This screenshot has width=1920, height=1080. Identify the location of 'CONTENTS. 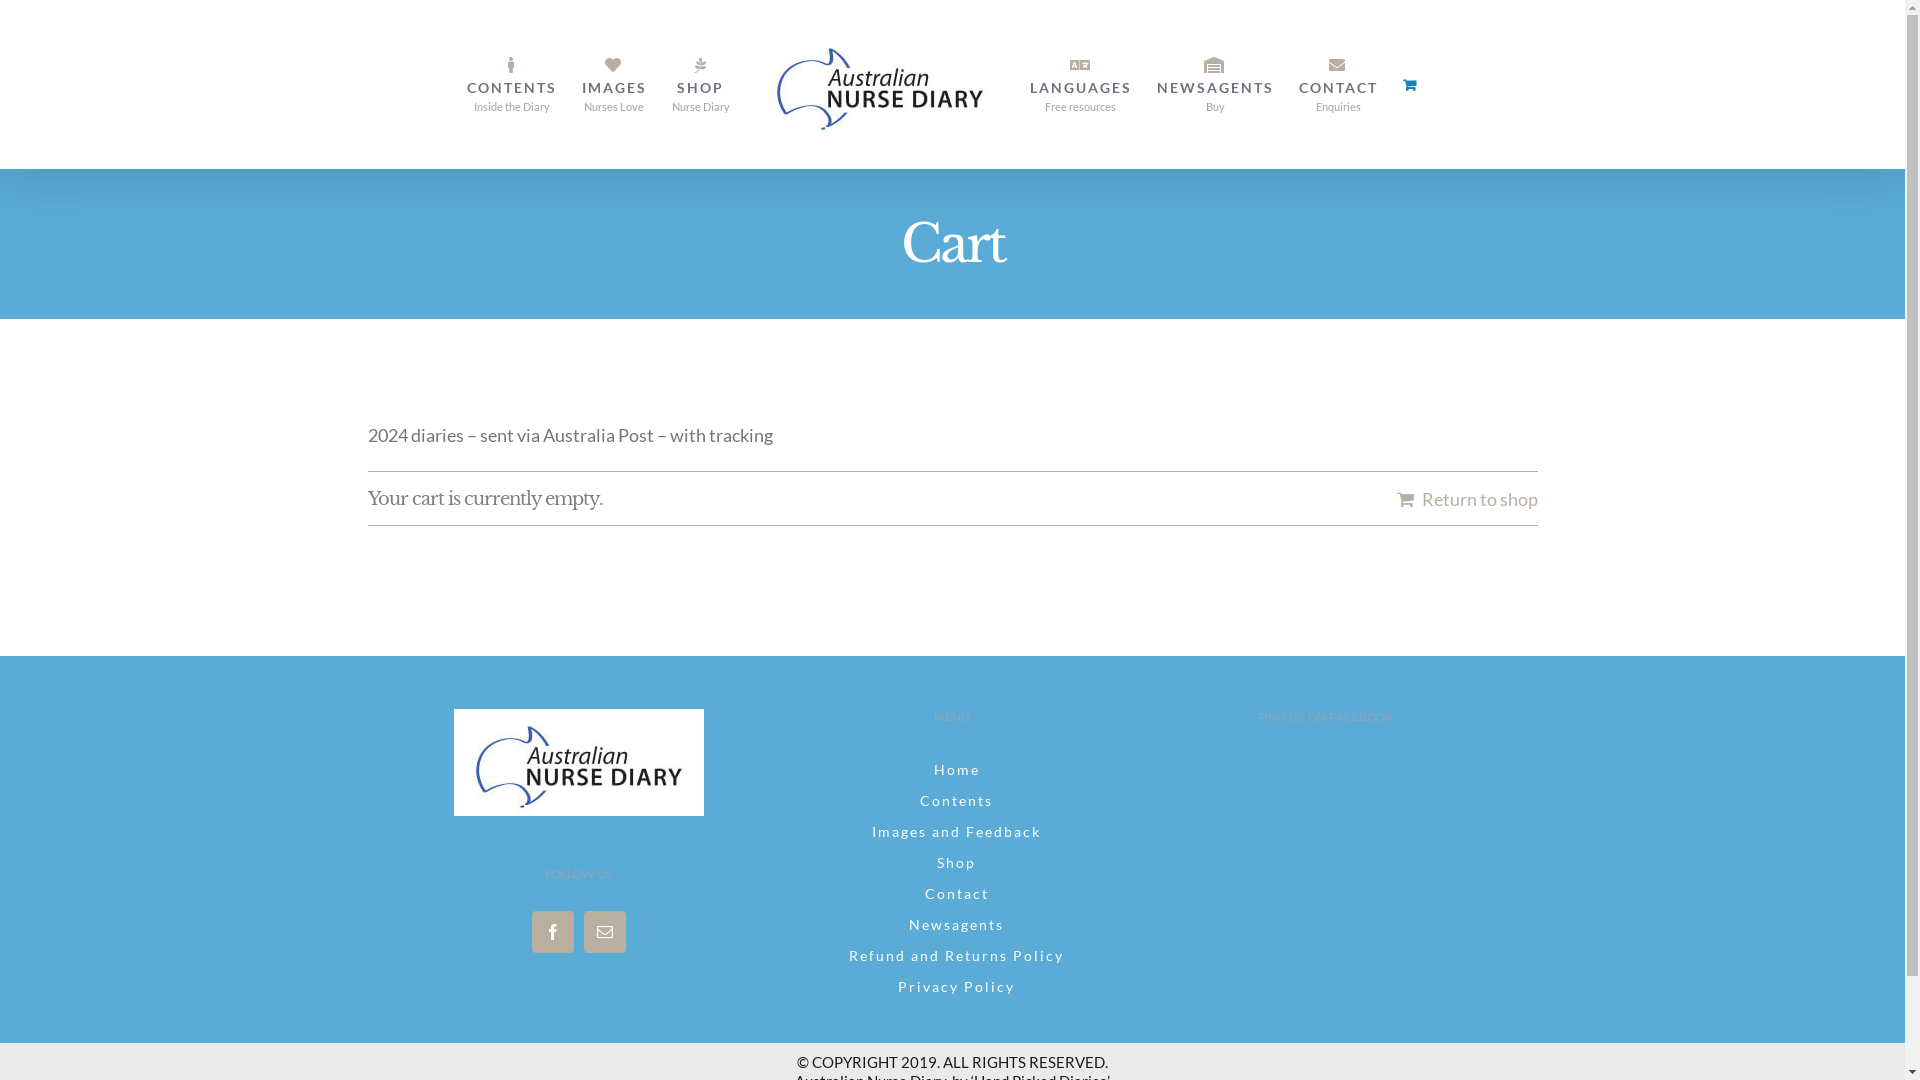
(510, 83).